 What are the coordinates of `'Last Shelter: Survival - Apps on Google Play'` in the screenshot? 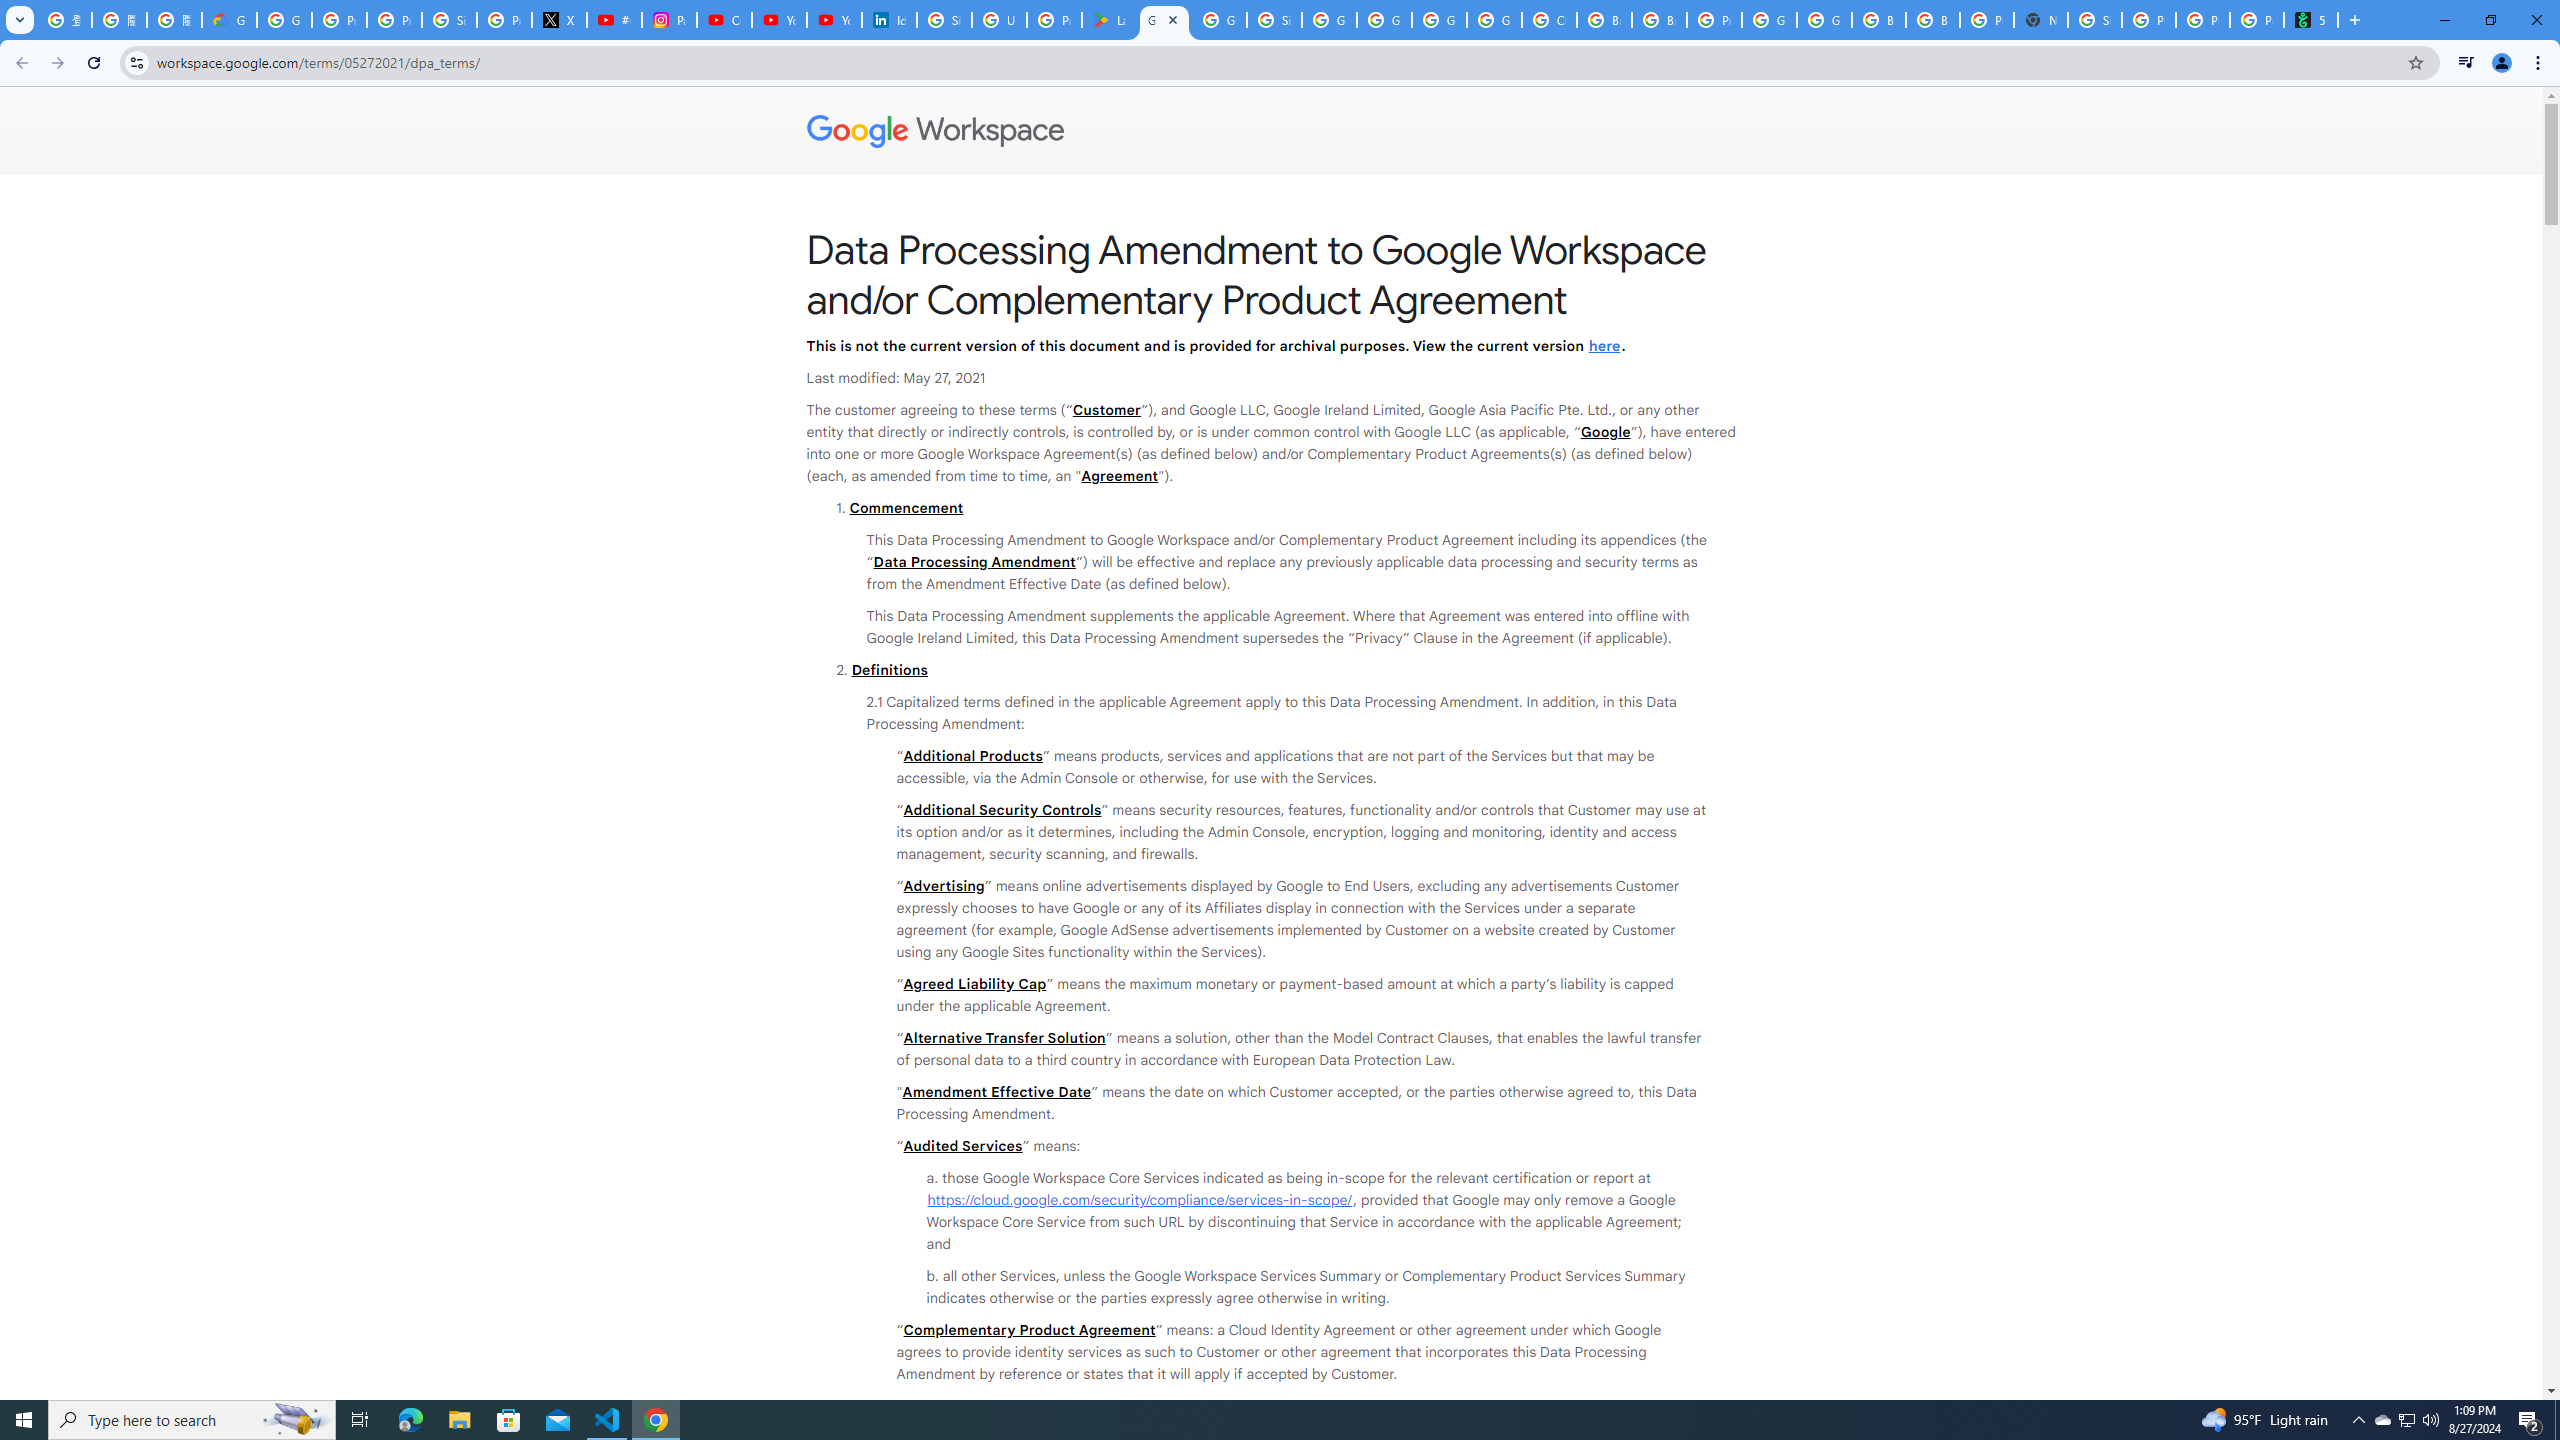 It's located at (1108, 19).